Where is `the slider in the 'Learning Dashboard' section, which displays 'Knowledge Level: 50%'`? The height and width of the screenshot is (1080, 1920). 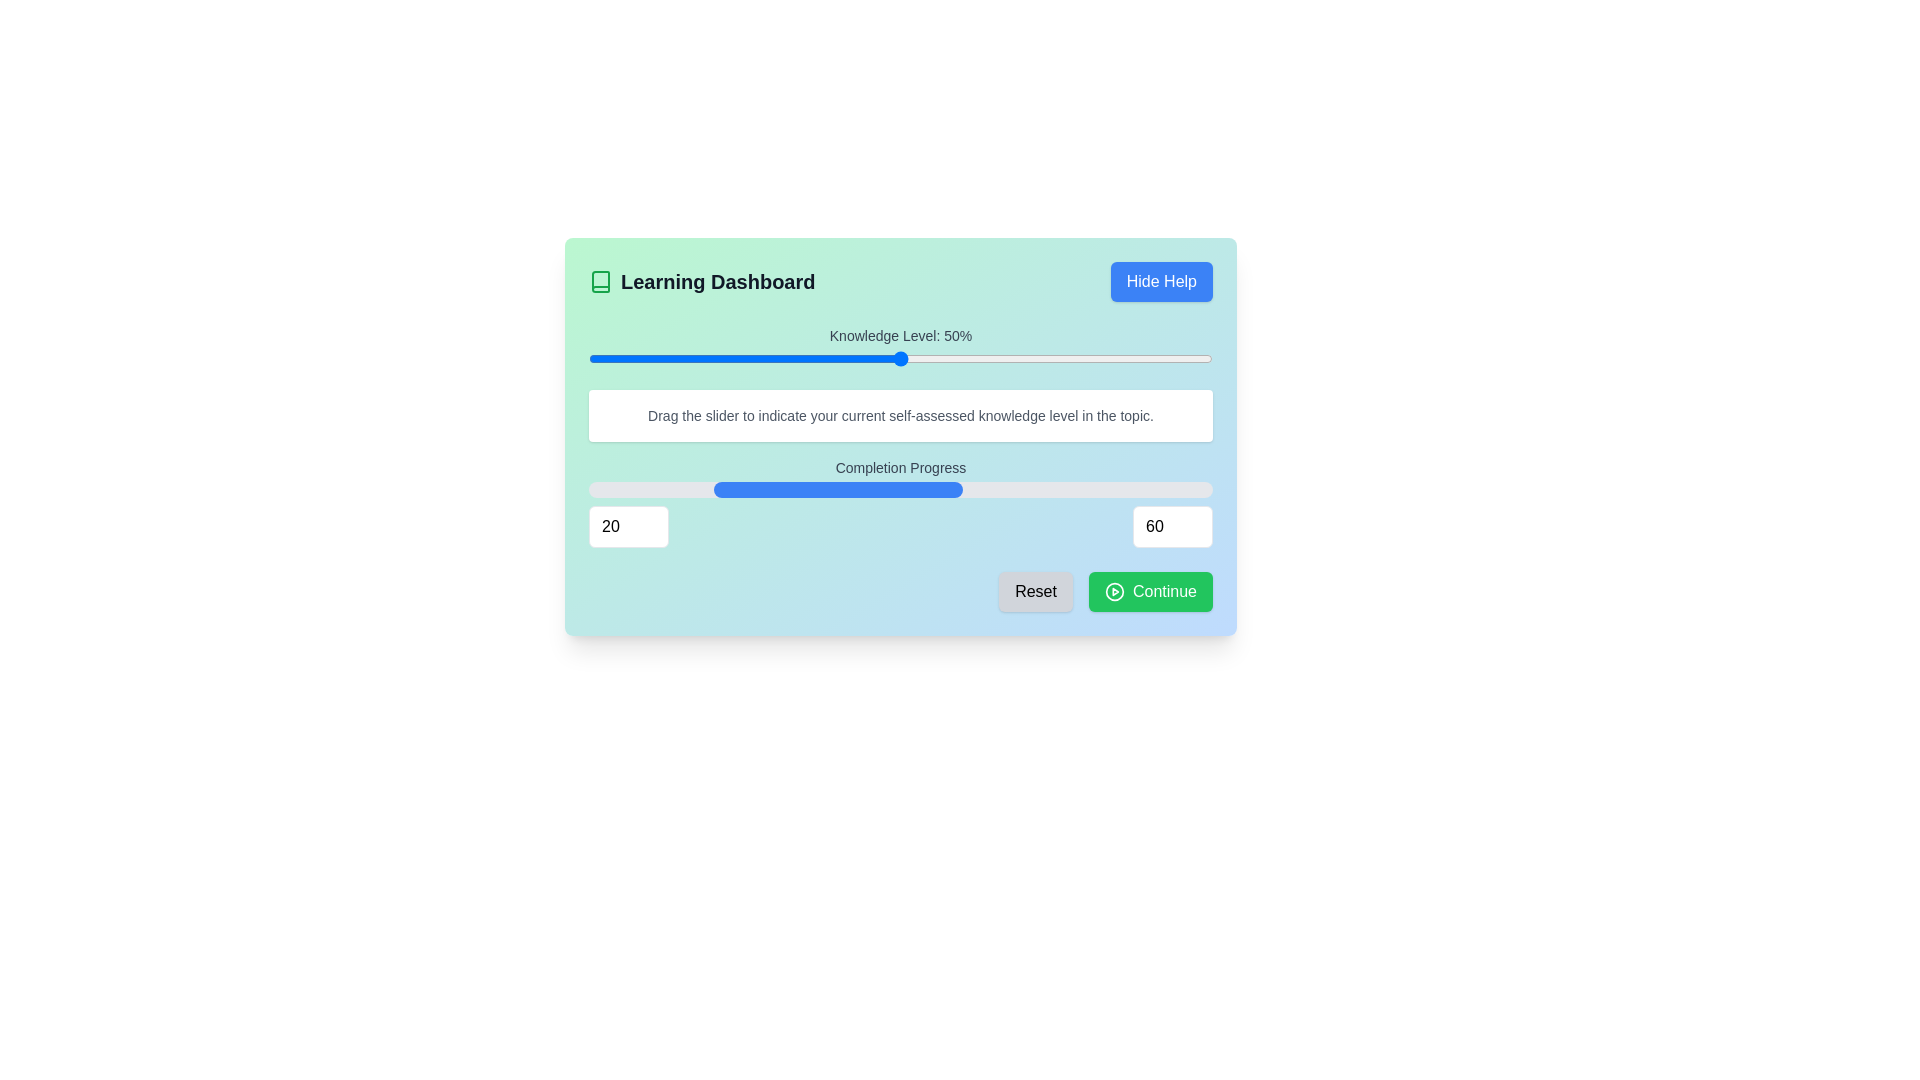 the slider in the 'Learning Dashboard' section, which displays 'Knowledge Level: 50%' is located at coordinates (900, 435).